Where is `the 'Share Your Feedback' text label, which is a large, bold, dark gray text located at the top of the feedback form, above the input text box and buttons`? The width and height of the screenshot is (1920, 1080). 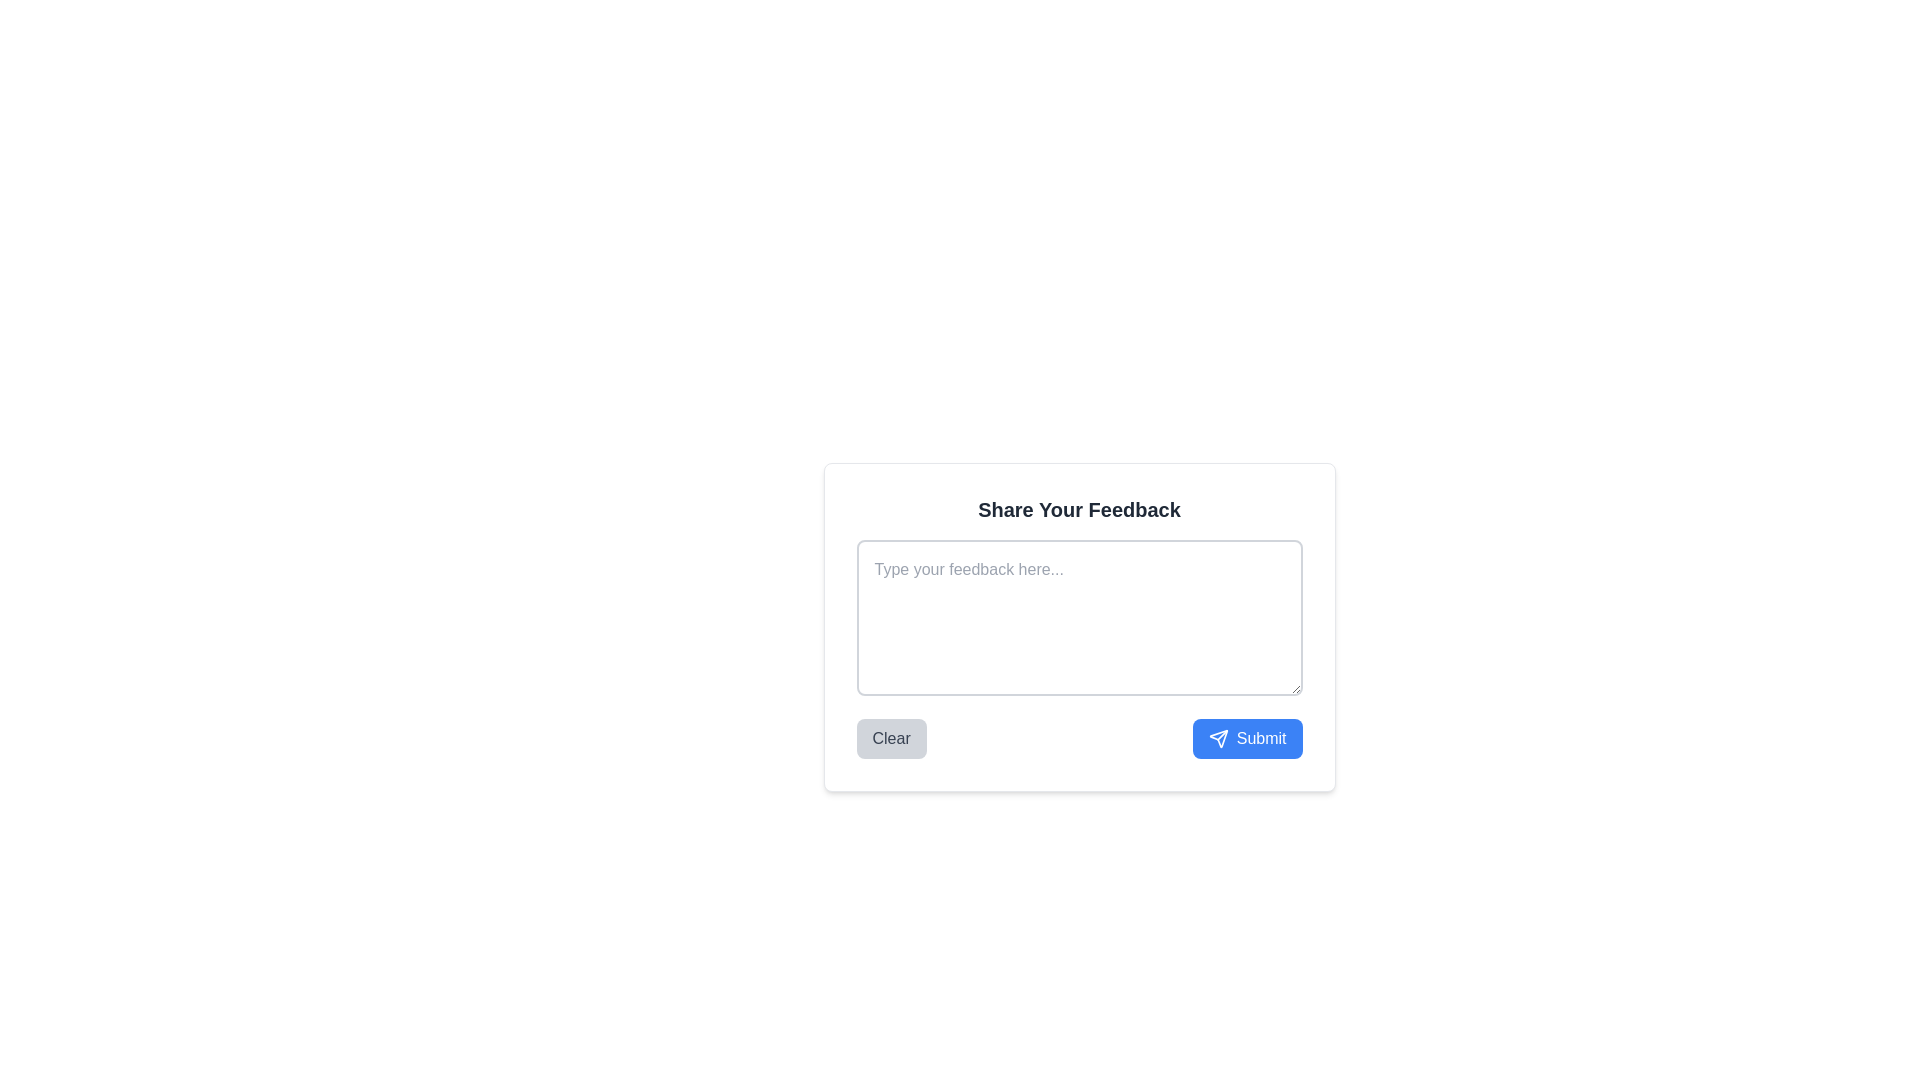 the 'Share Your Feedback' text label, which is a large, bold, dark gray text located at the top of the feedback form, above the input text box and buttons is located at coordinates (1078, 508).